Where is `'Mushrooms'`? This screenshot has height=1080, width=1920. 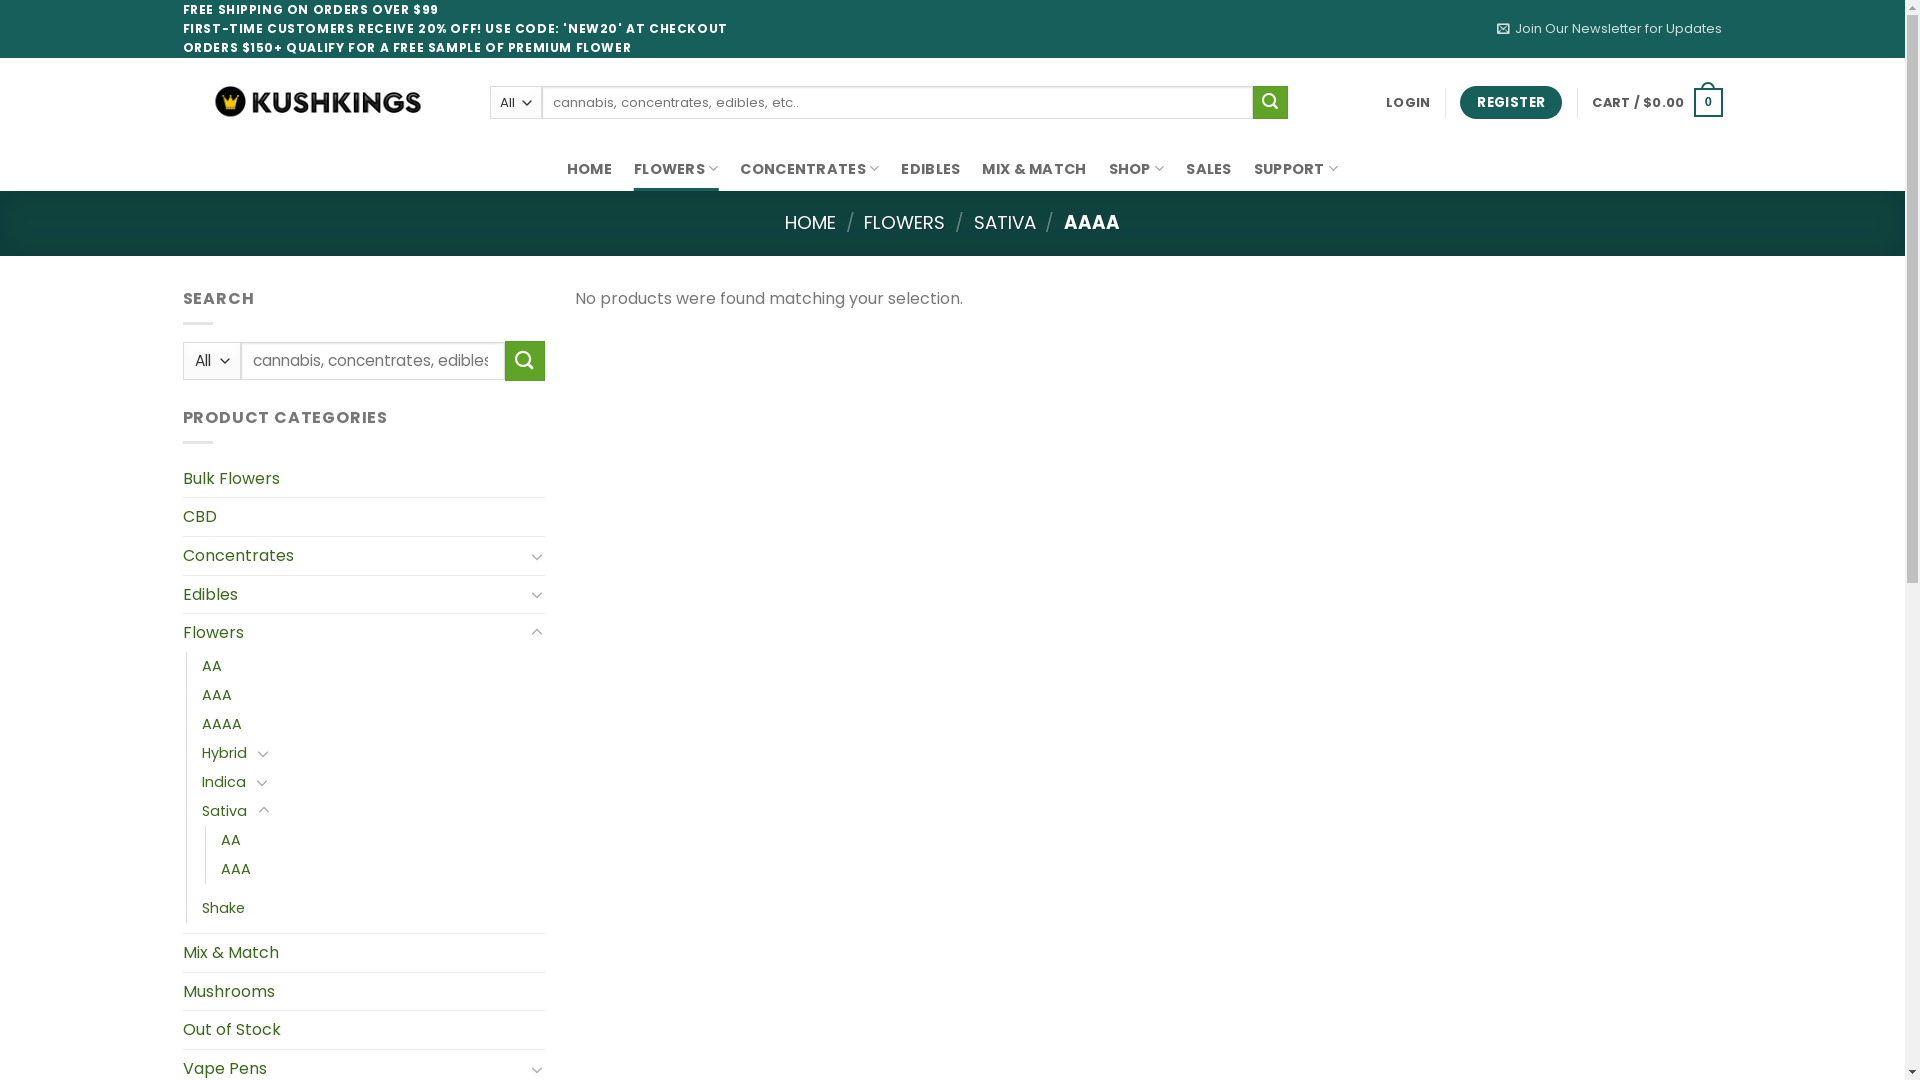 'Mushrooms' is located at coordinates (182, 991).